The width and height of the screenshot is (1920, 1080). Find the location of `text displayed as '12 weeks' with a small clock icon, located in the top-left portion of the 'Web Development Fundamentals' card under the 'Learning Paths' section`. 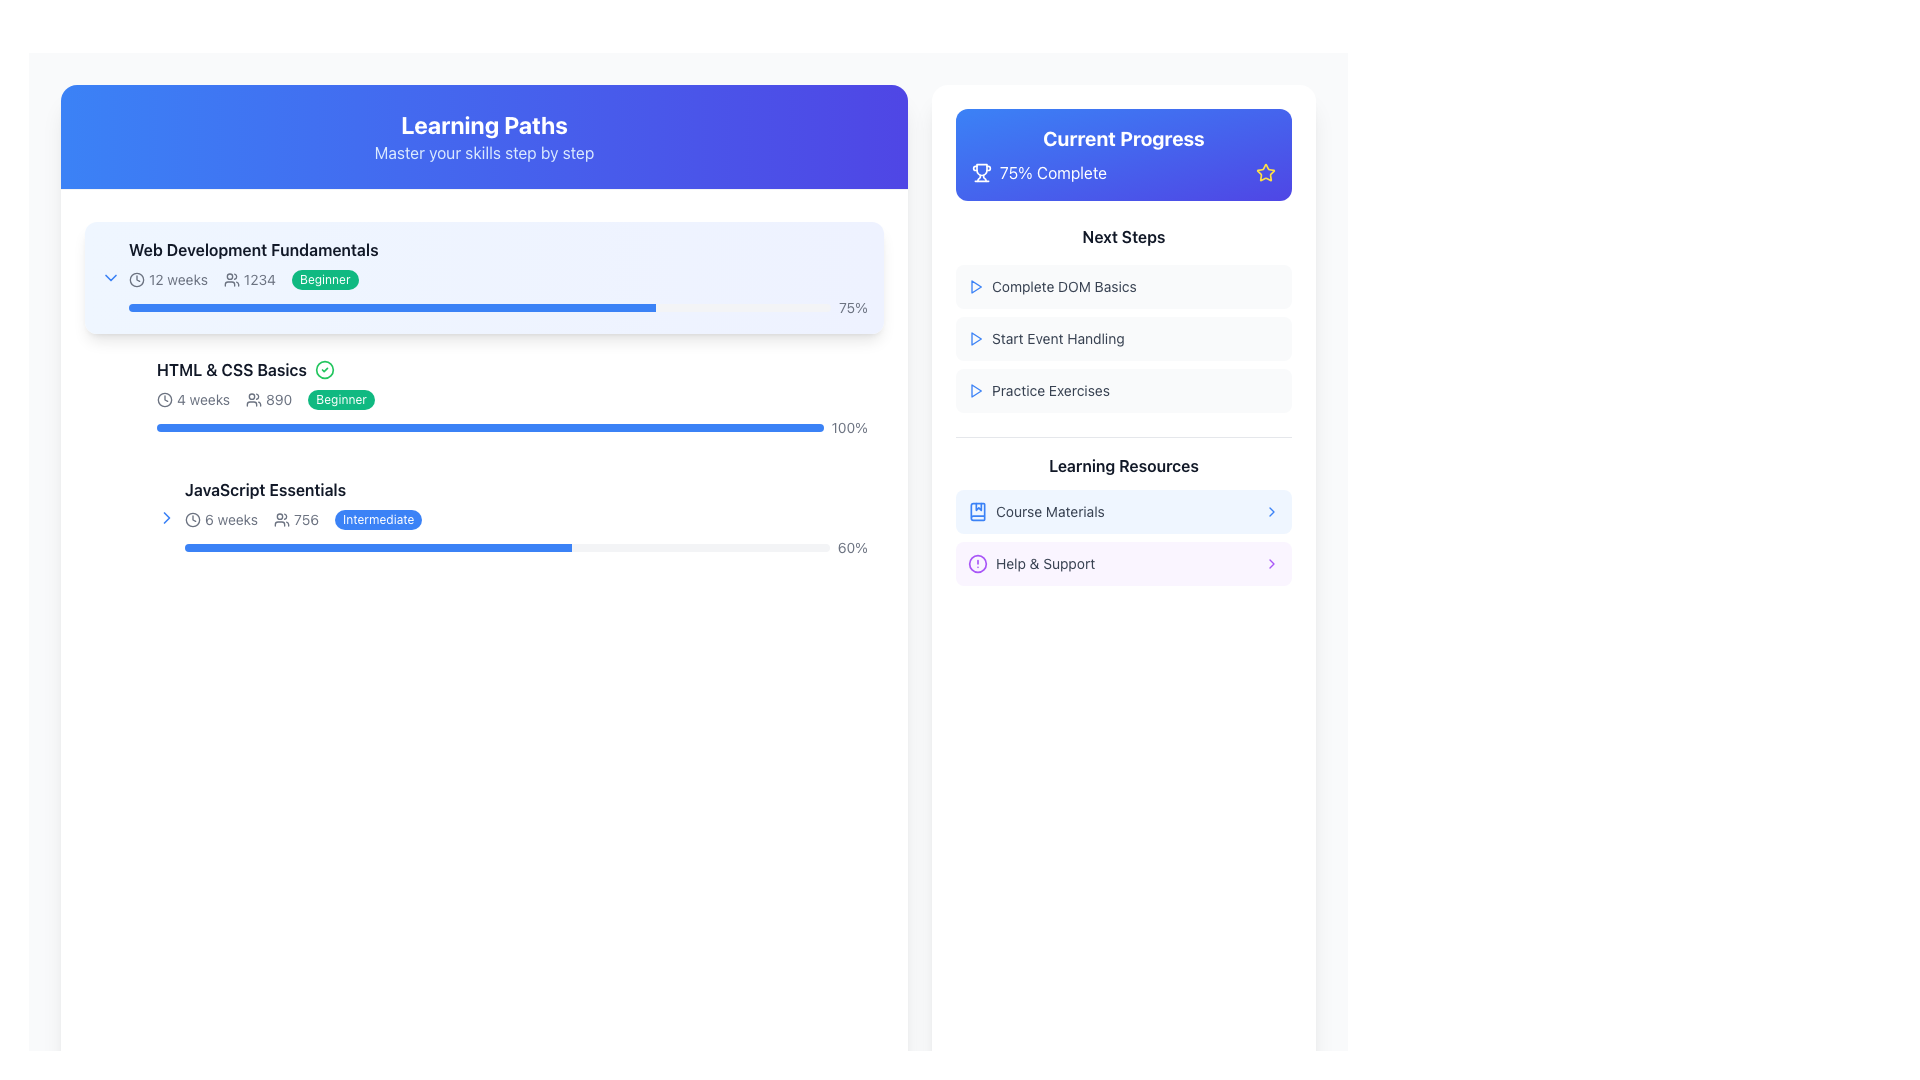

text displayed as '12 weeks' with a small clock icon, located in the top-left portion of the 'Web Development Fundamentals' card under the 'Learning Paths' section is located at coordinates (168, 280).